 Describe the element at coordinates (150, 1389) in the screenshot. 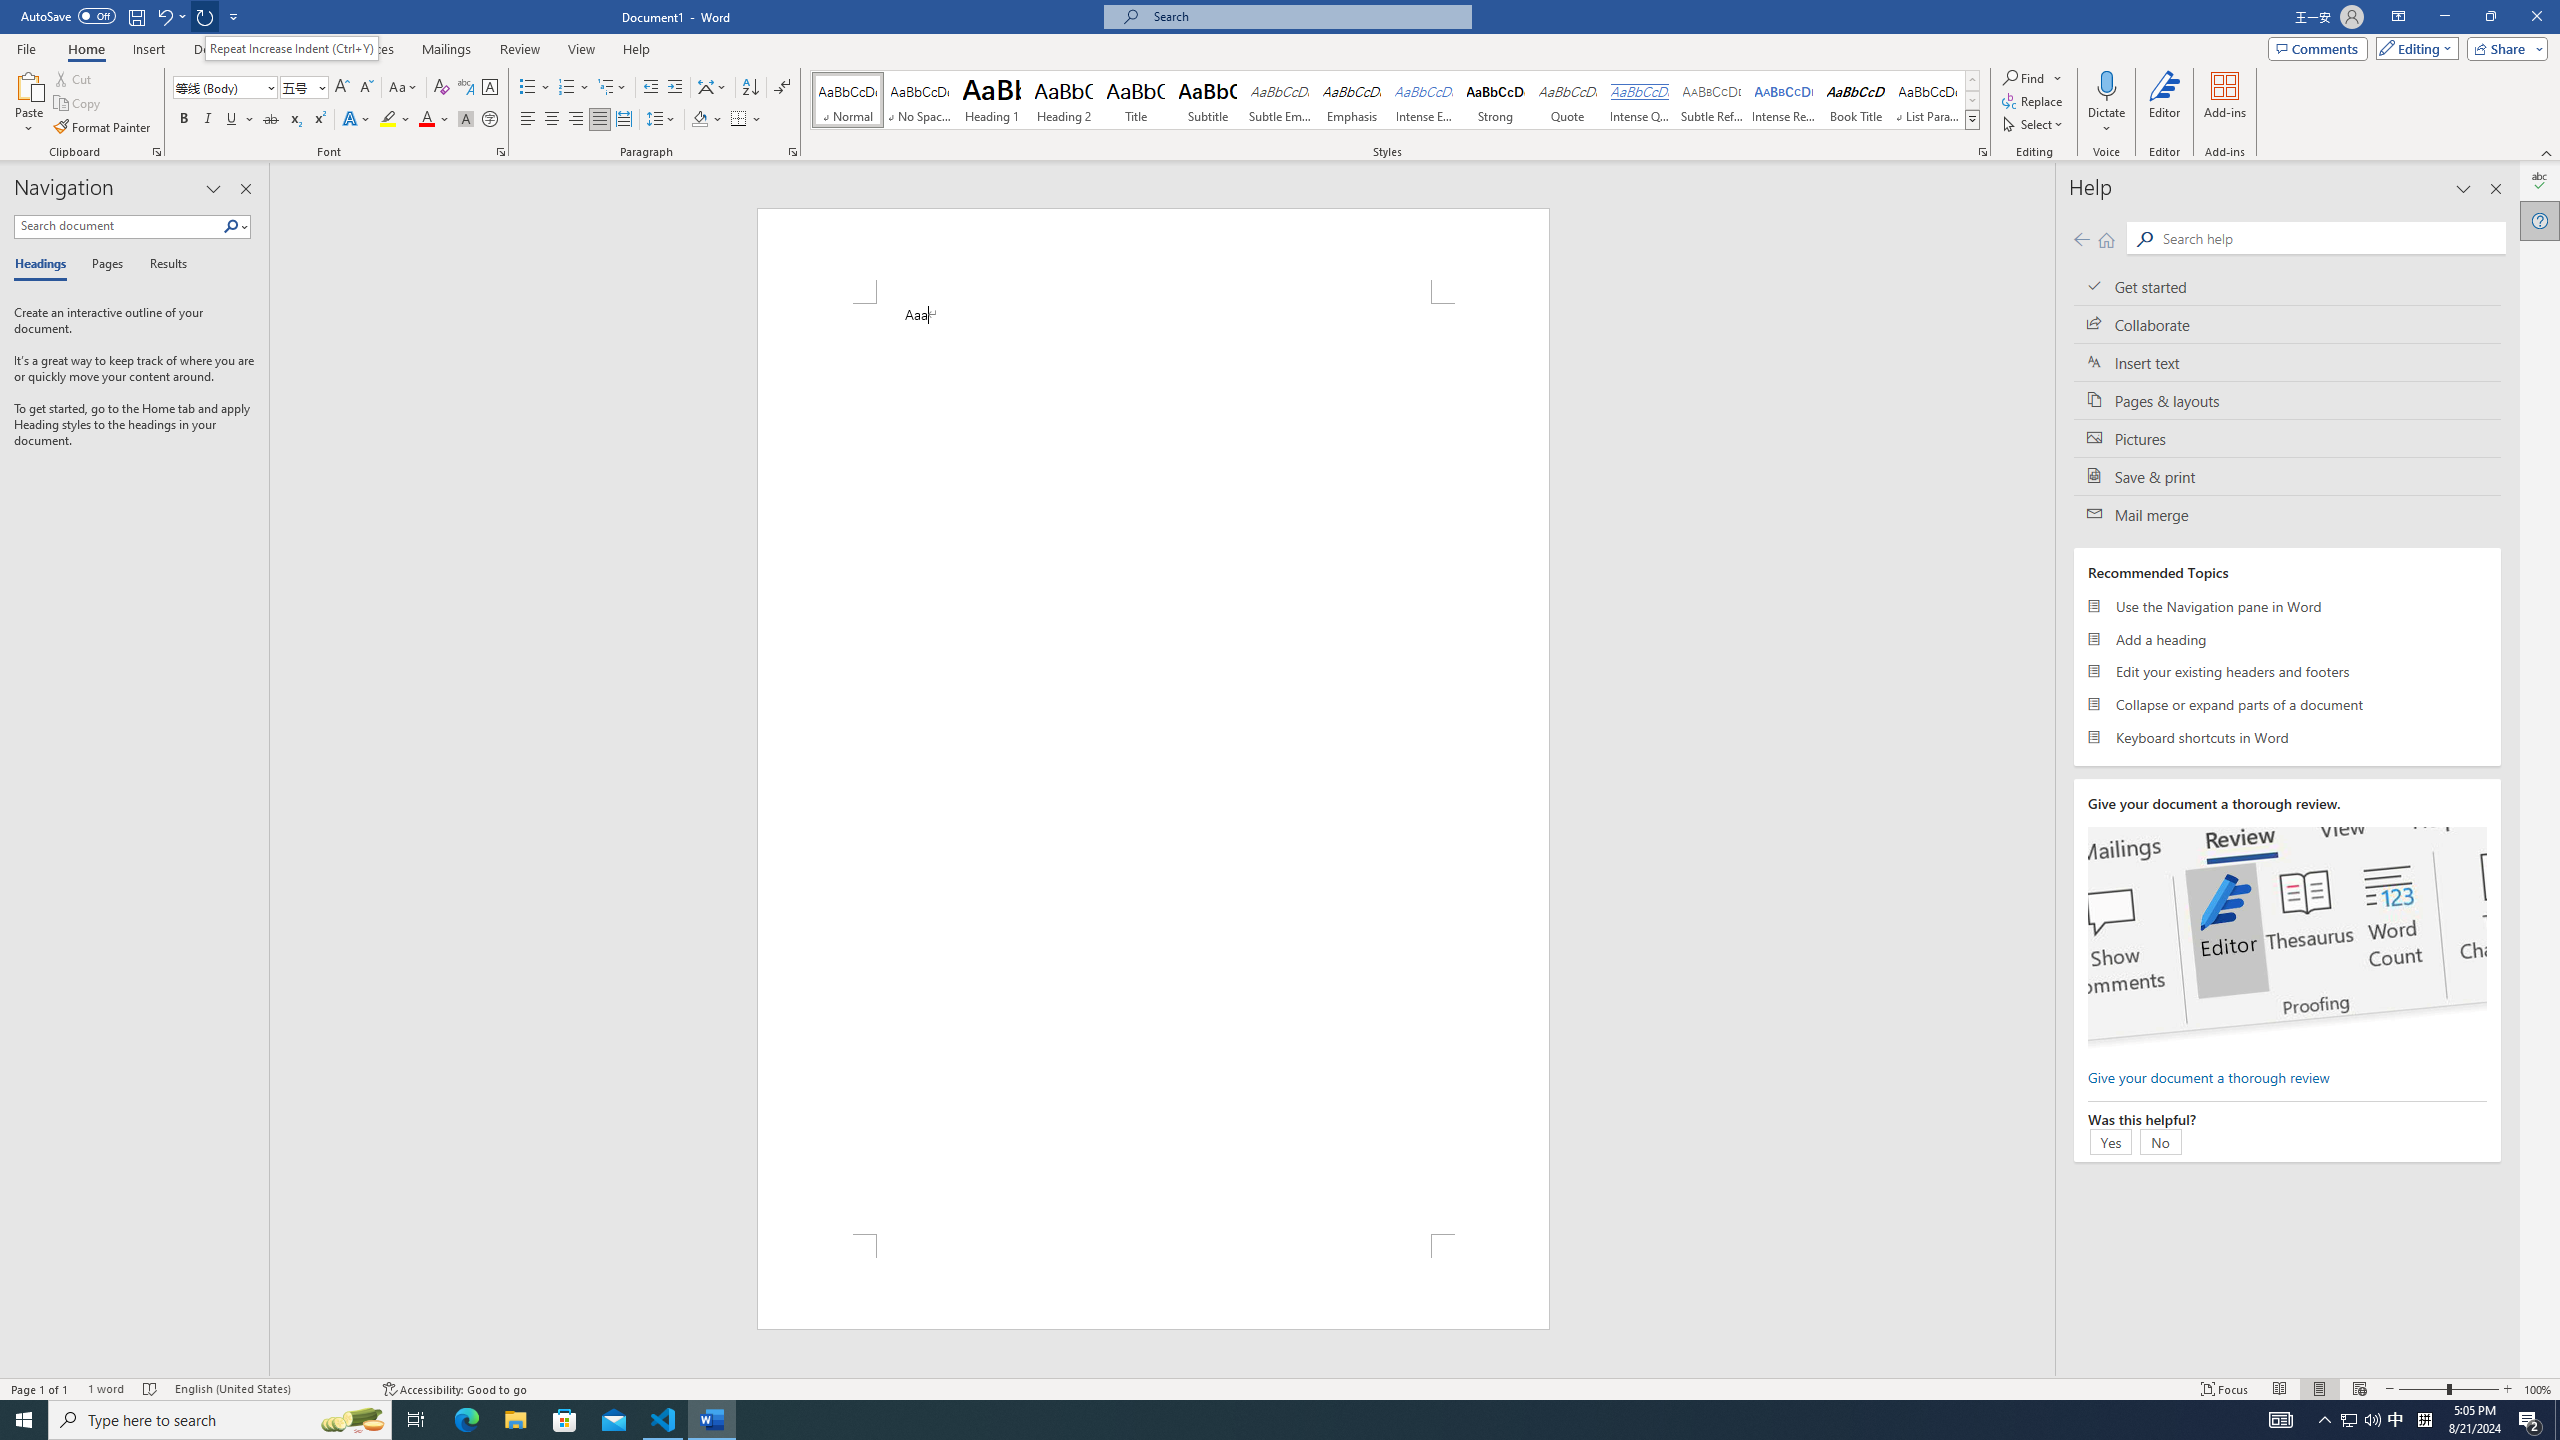

I see `'Spelling and Grammar Check No Errors'` at that location.